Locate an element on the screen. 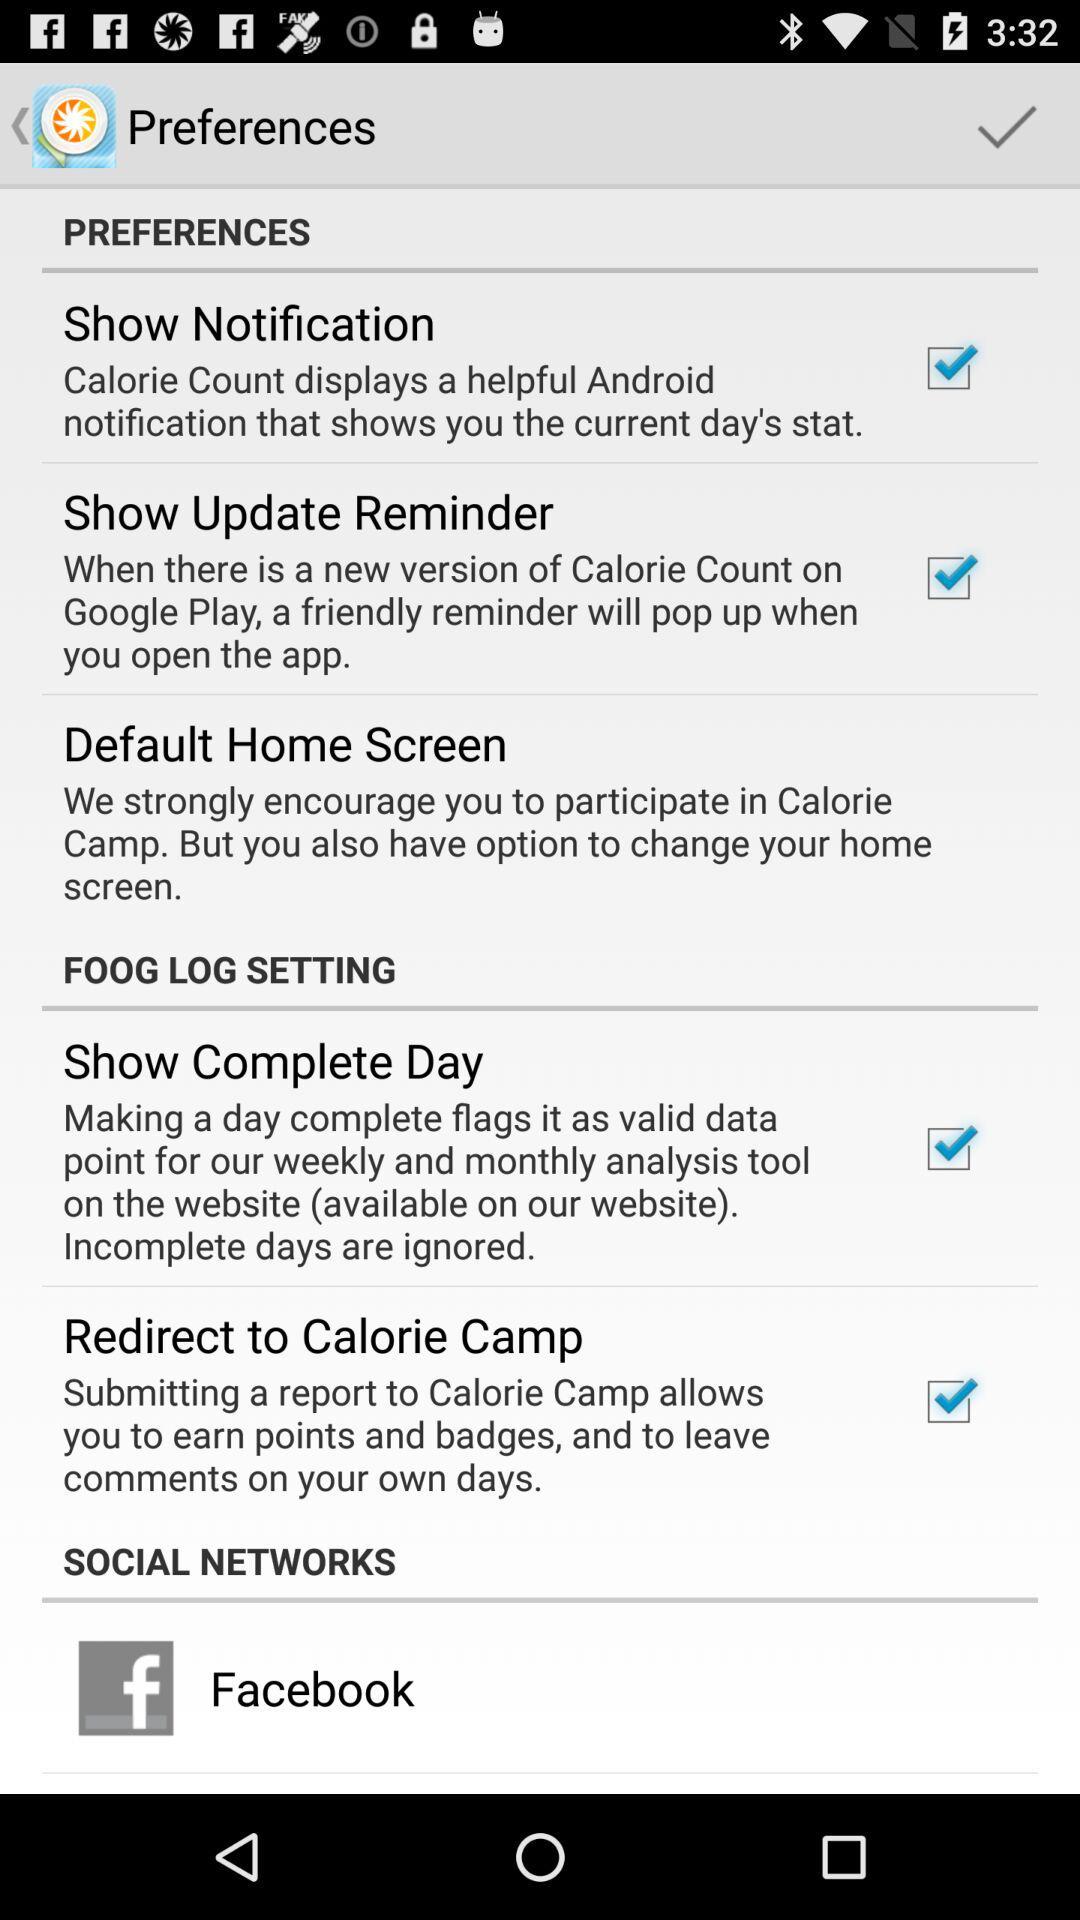 This screenshot has height=1920, width=1080. app above when there is item is located at coordinates (308, 511).